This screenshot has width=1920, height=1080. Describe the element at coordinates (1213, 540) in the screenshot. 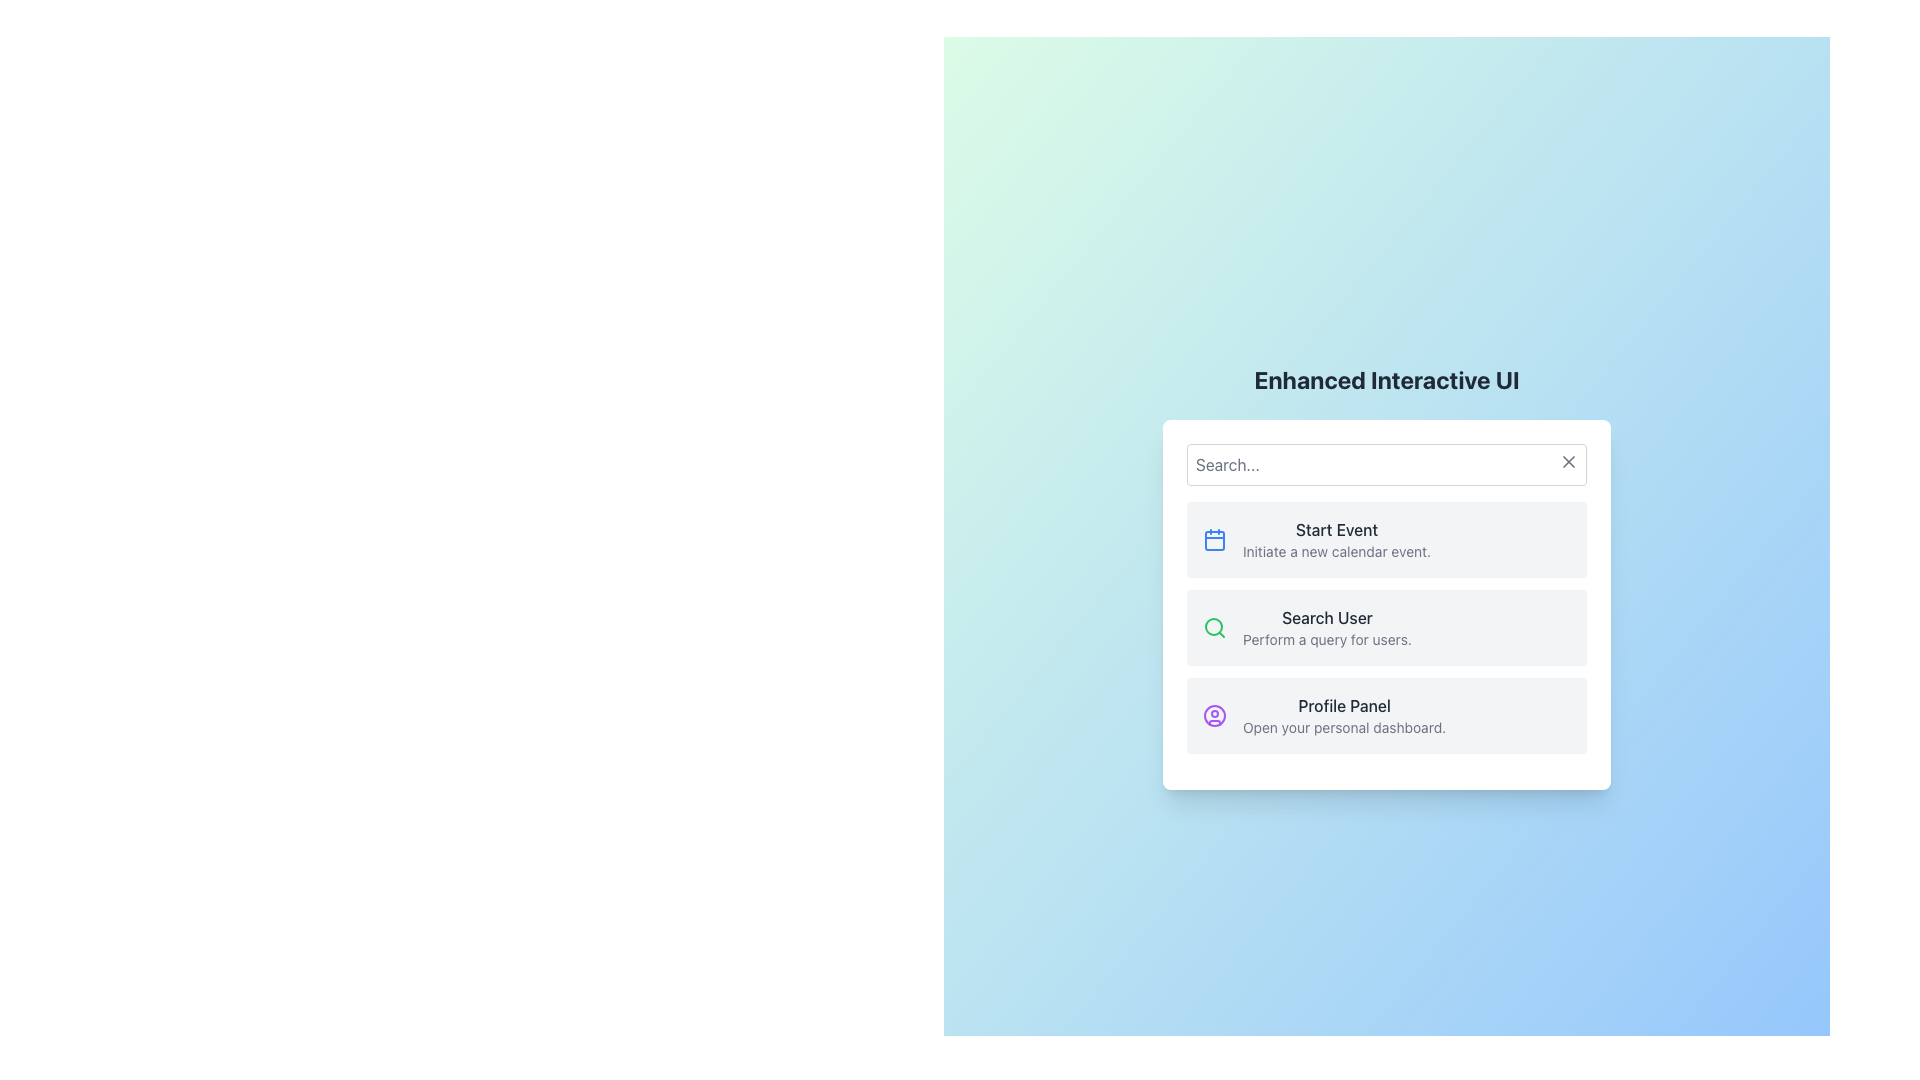

I see `the decorative rectangle within the calendar icon, which features a blue outline and is located to the left of the 'Start Event' label in the top card layout` at that location.